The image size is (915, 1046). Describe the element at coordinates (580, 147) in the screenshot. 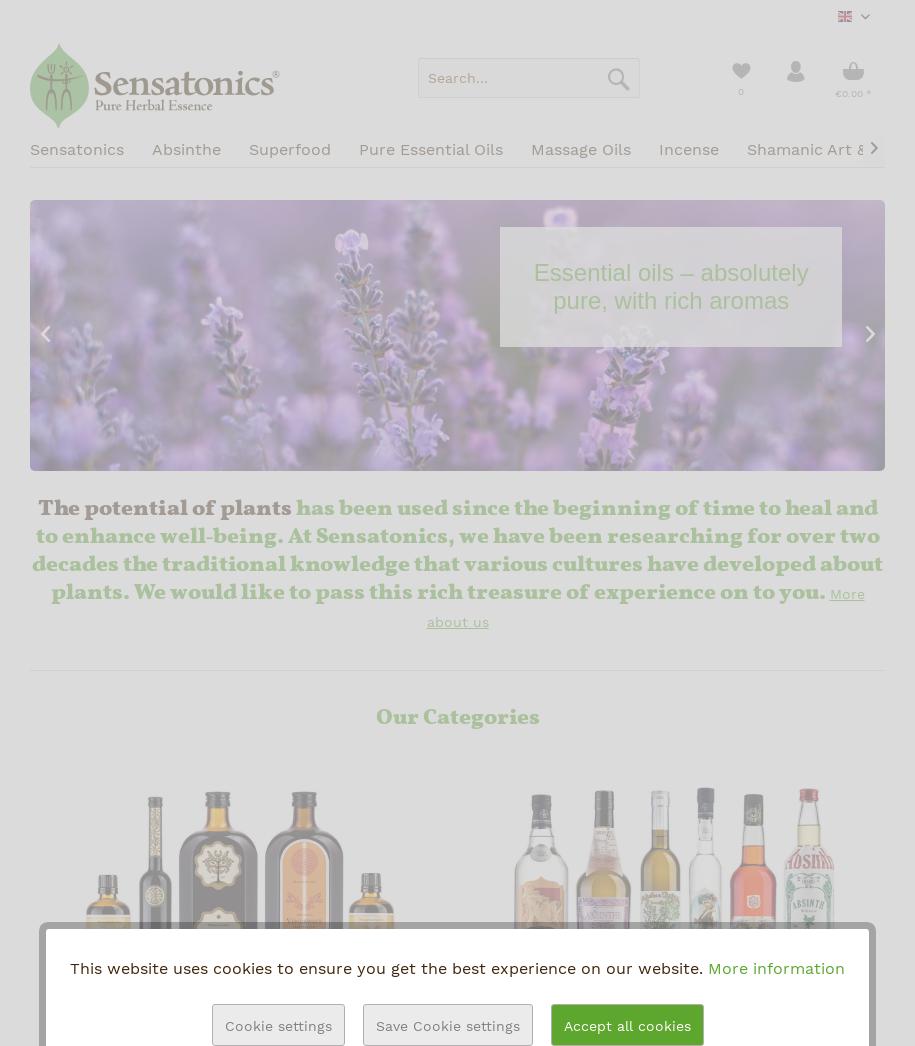

I see `'Massage Oils'` at that location.